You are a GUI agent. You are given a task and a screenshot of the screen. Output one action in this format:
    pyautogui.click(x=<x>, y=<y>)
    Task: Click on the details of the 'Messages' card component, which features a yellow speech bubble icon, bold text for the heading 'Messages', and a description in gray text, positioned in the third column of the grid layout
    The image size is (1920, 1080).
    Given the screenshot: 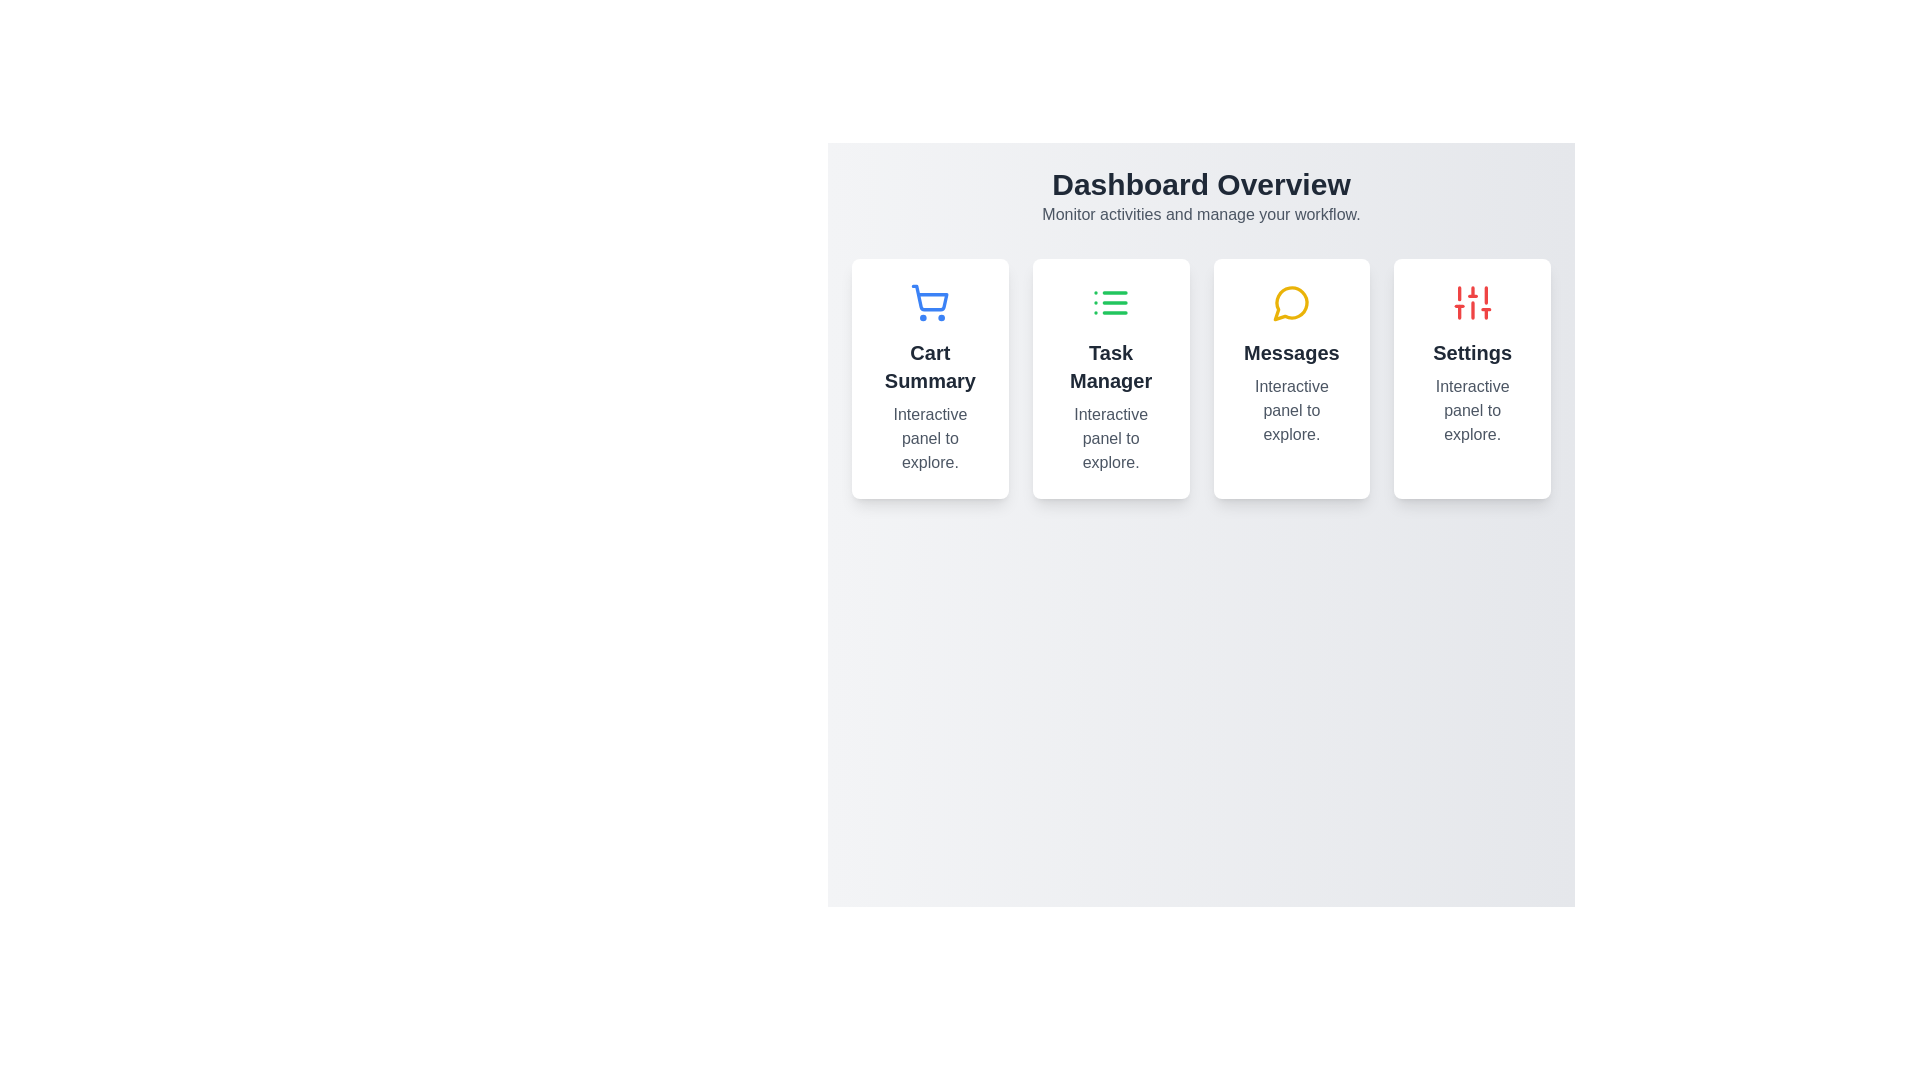 What is the action you would take?
    pyautogui.click(x=1291, y=378)
    